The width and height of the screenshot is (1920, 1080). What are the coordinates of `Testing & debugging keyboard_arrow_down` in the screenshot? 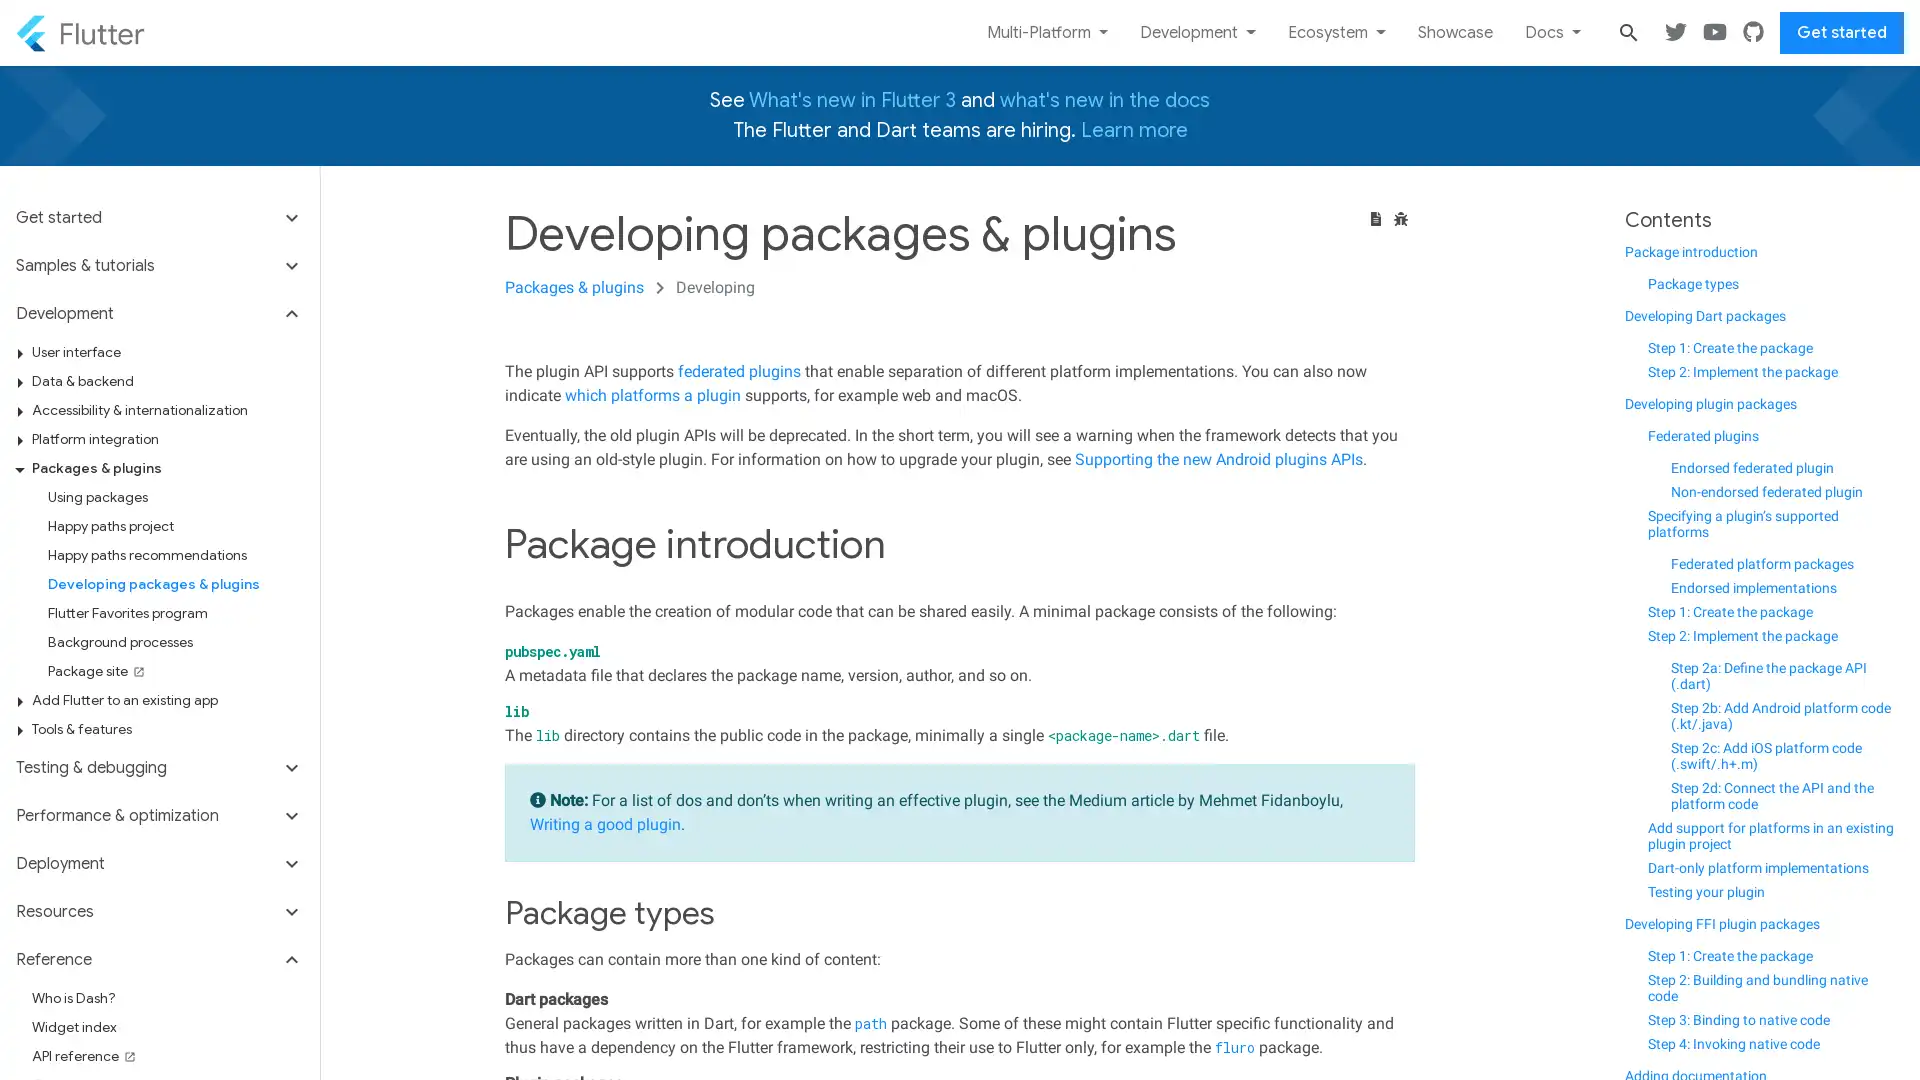 It's located at (158, 766).